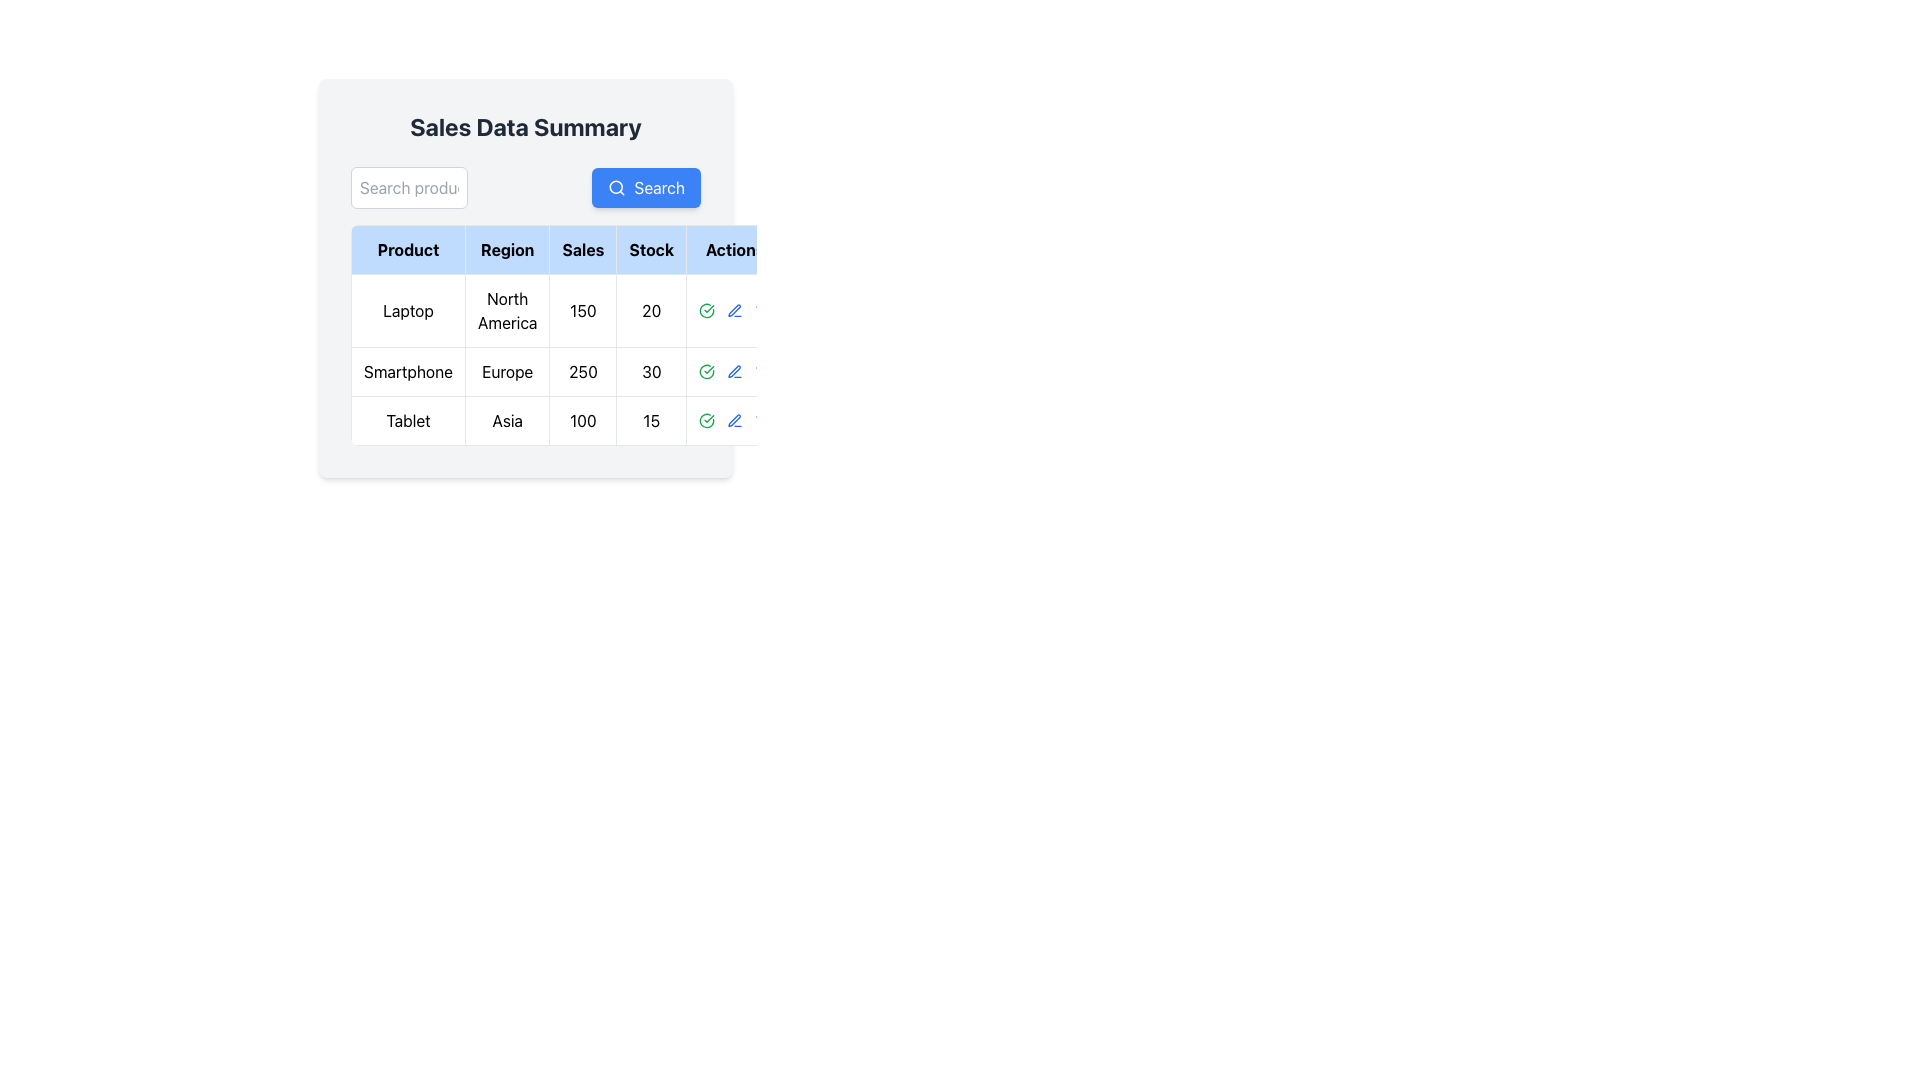  What do you see at coordinates (566, 371) in the screenshot?
I see `the second row in the 'Sales Data Summary' table that contains the text 'Smartphone', 'Europe', '250', and '30'` at bounding box center [566, 371].